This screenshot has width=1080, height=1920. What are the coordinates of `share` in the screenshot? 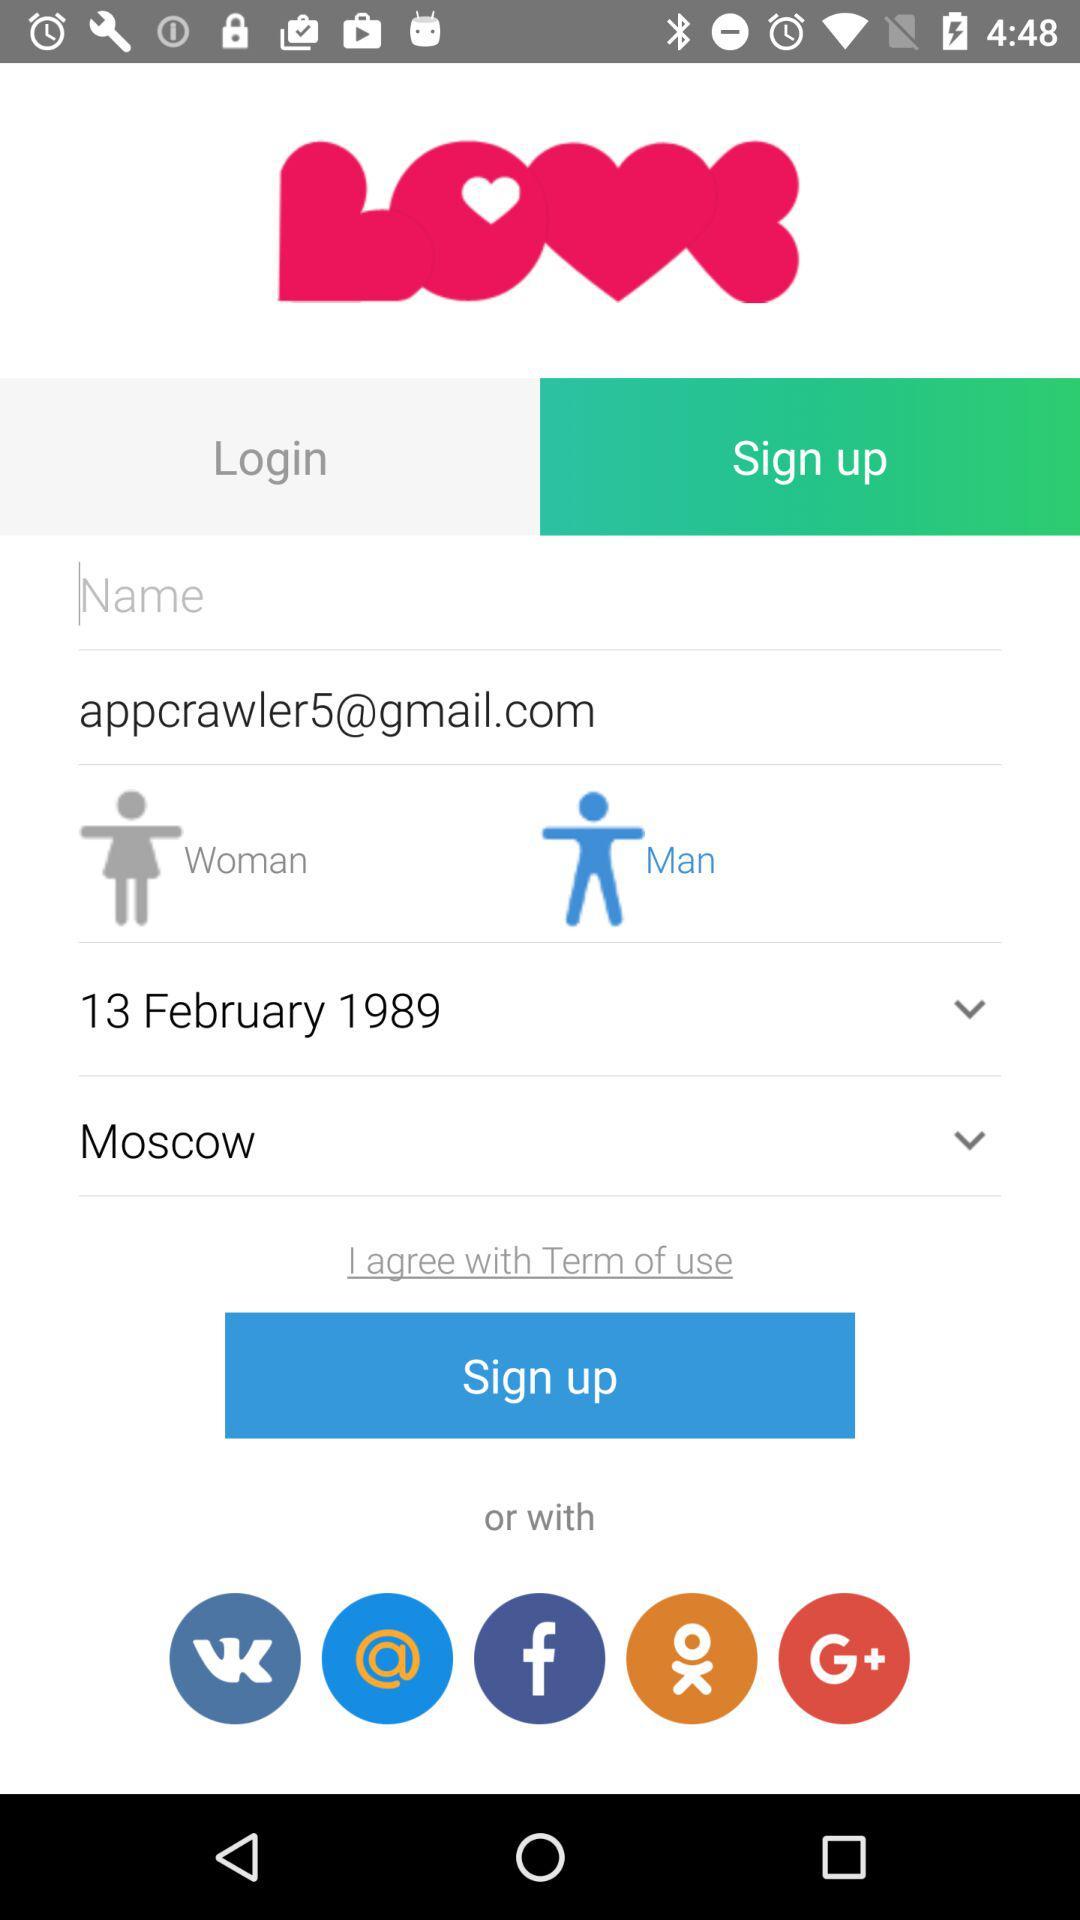 It's located at (690, 1658).